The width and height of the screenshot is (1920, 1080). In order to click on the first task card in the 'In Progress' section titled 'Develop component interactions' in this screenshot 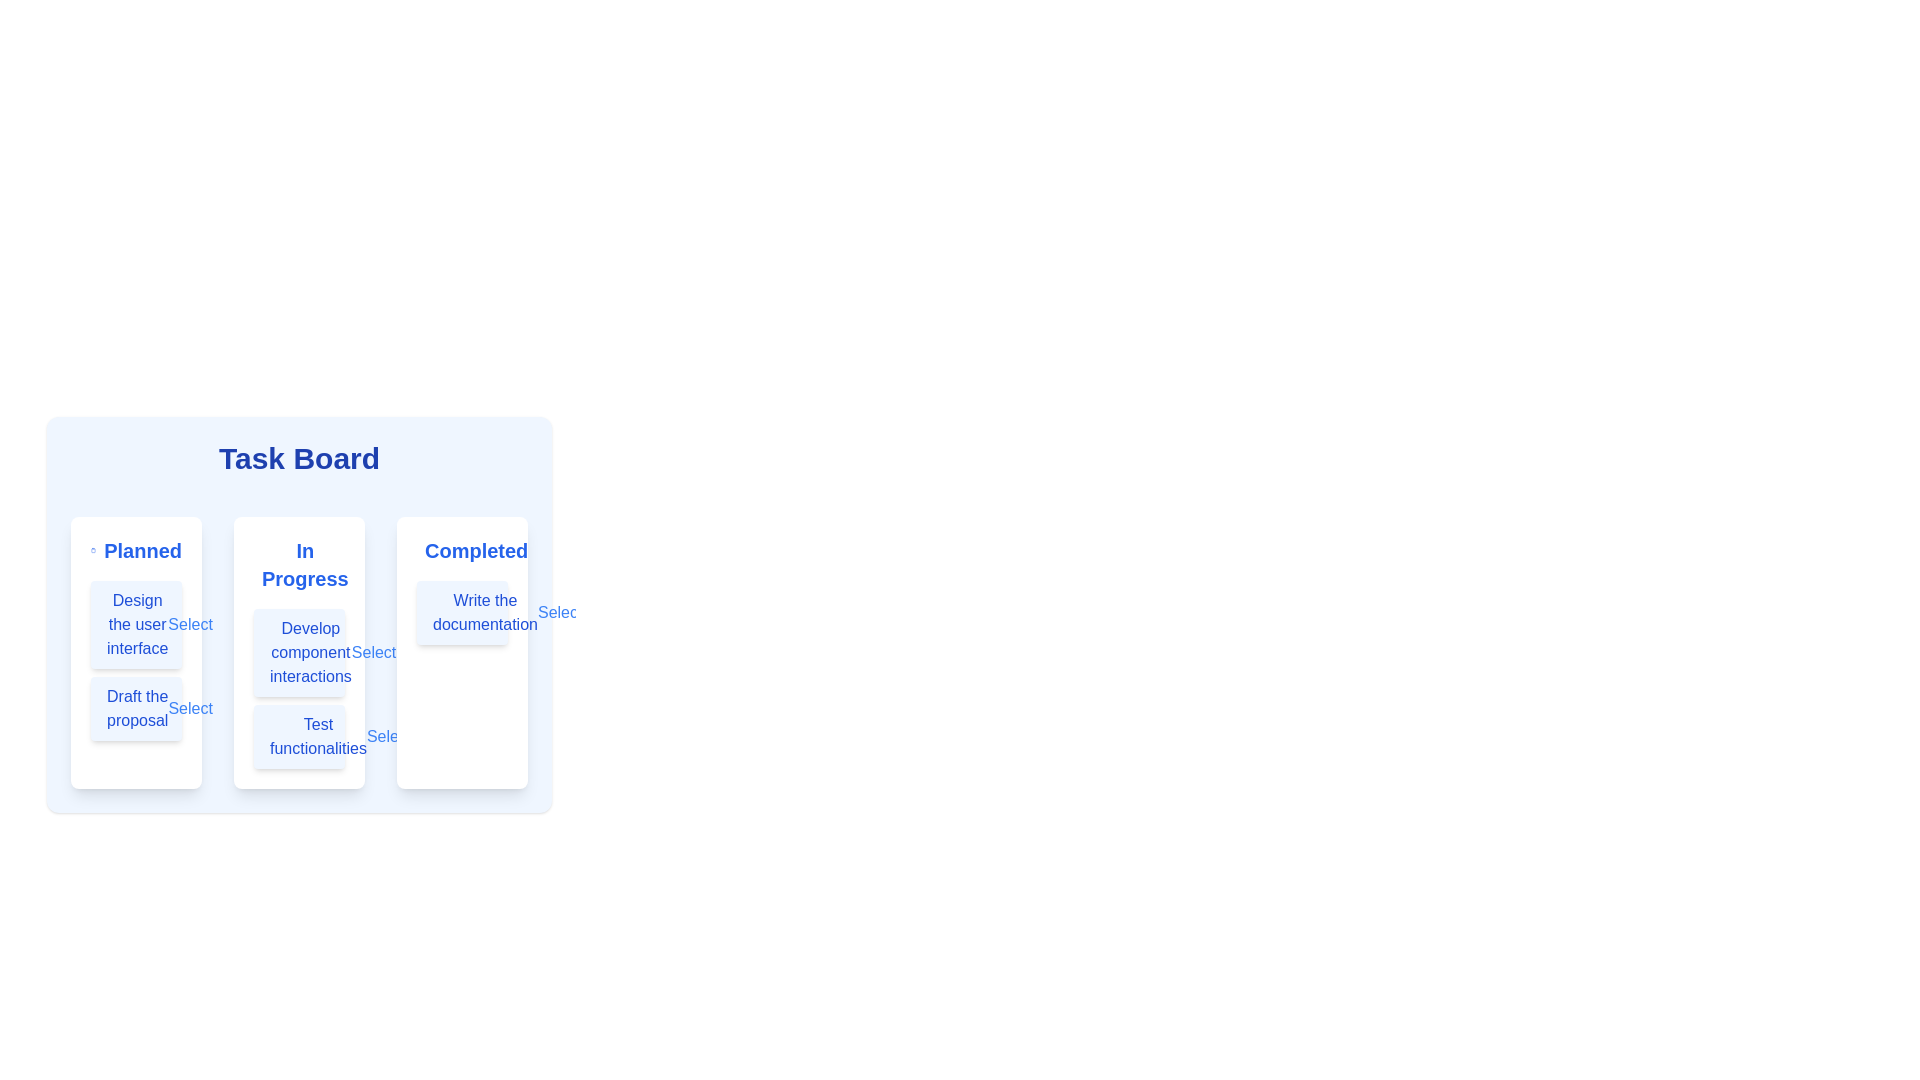, I will do `click(298, 652)`.